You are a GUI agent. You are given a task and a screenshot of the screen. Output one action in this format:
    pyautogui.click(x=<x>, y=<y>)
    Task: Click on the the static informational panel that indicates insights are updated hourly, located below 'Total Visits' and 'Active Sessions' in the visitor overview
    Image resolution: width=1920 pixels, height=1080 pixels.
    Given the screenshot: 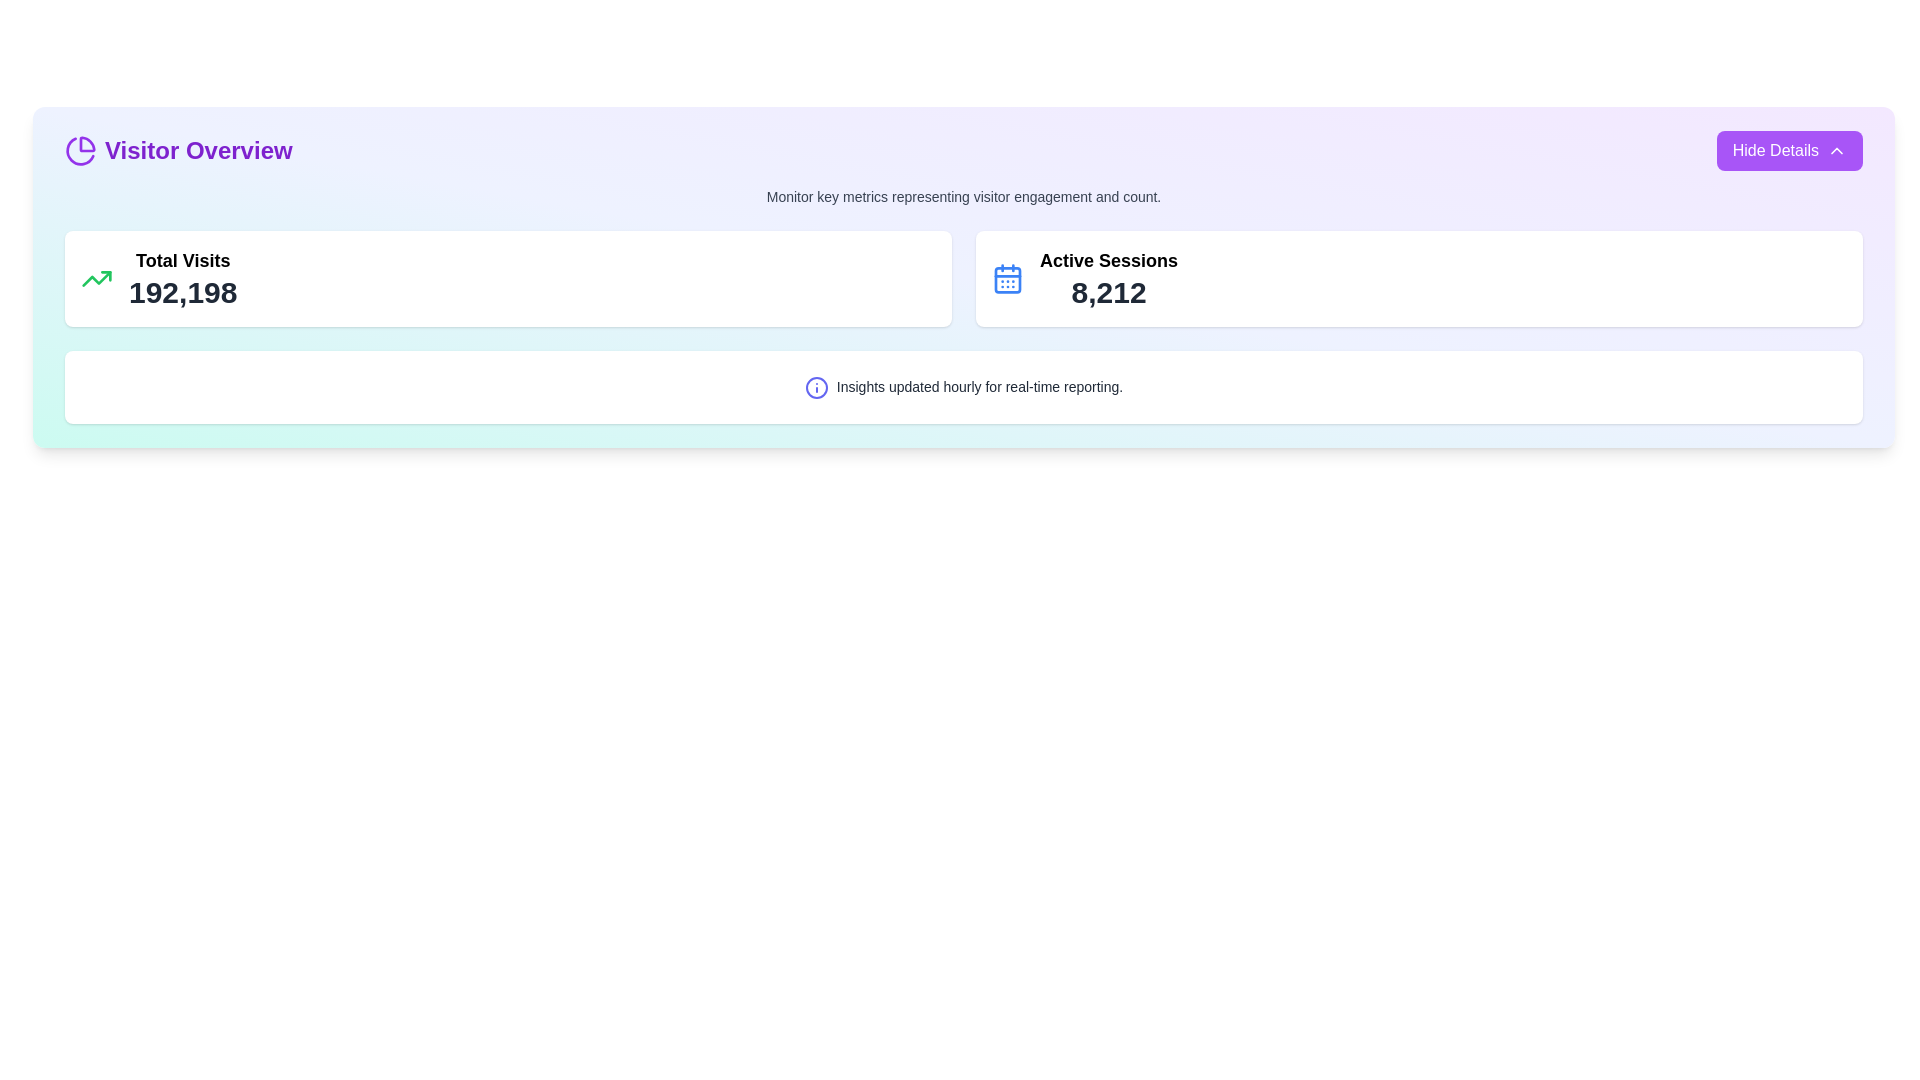 What is the action you would take?
    pyautogui.click(x=964, y=386)
    